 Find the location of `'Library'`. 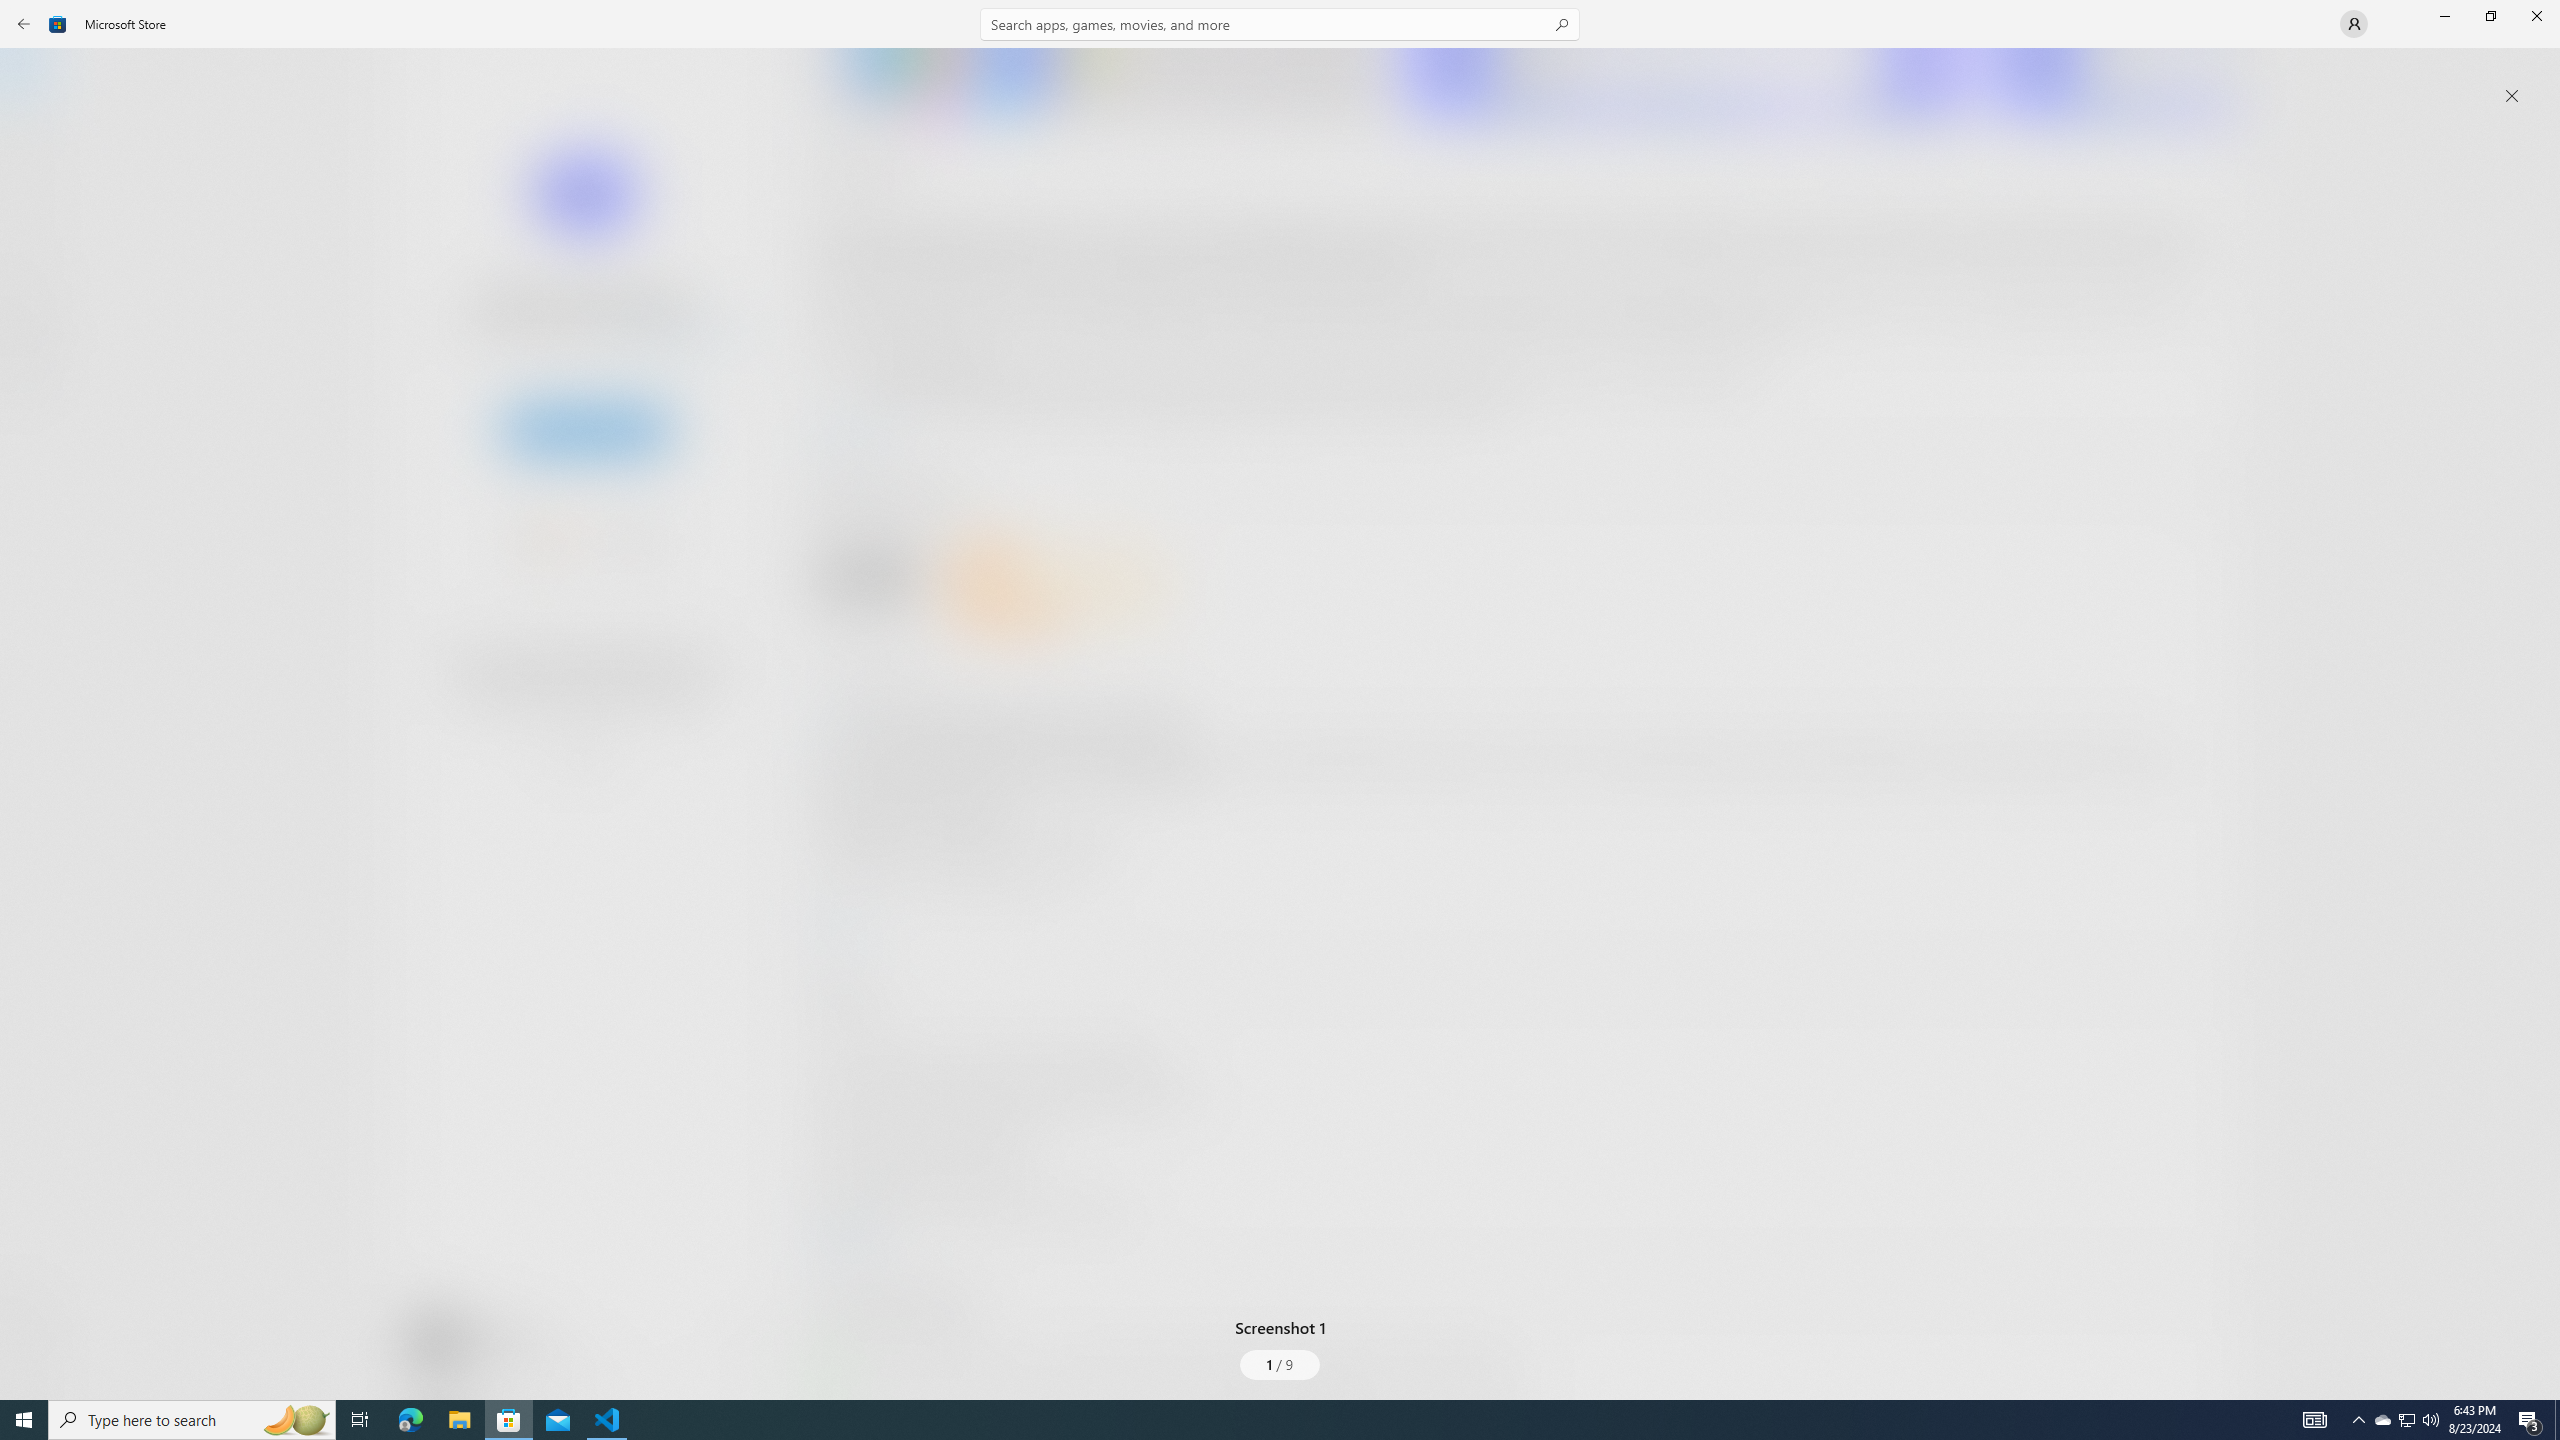

'Library' is located at coordinates (34, 1360).